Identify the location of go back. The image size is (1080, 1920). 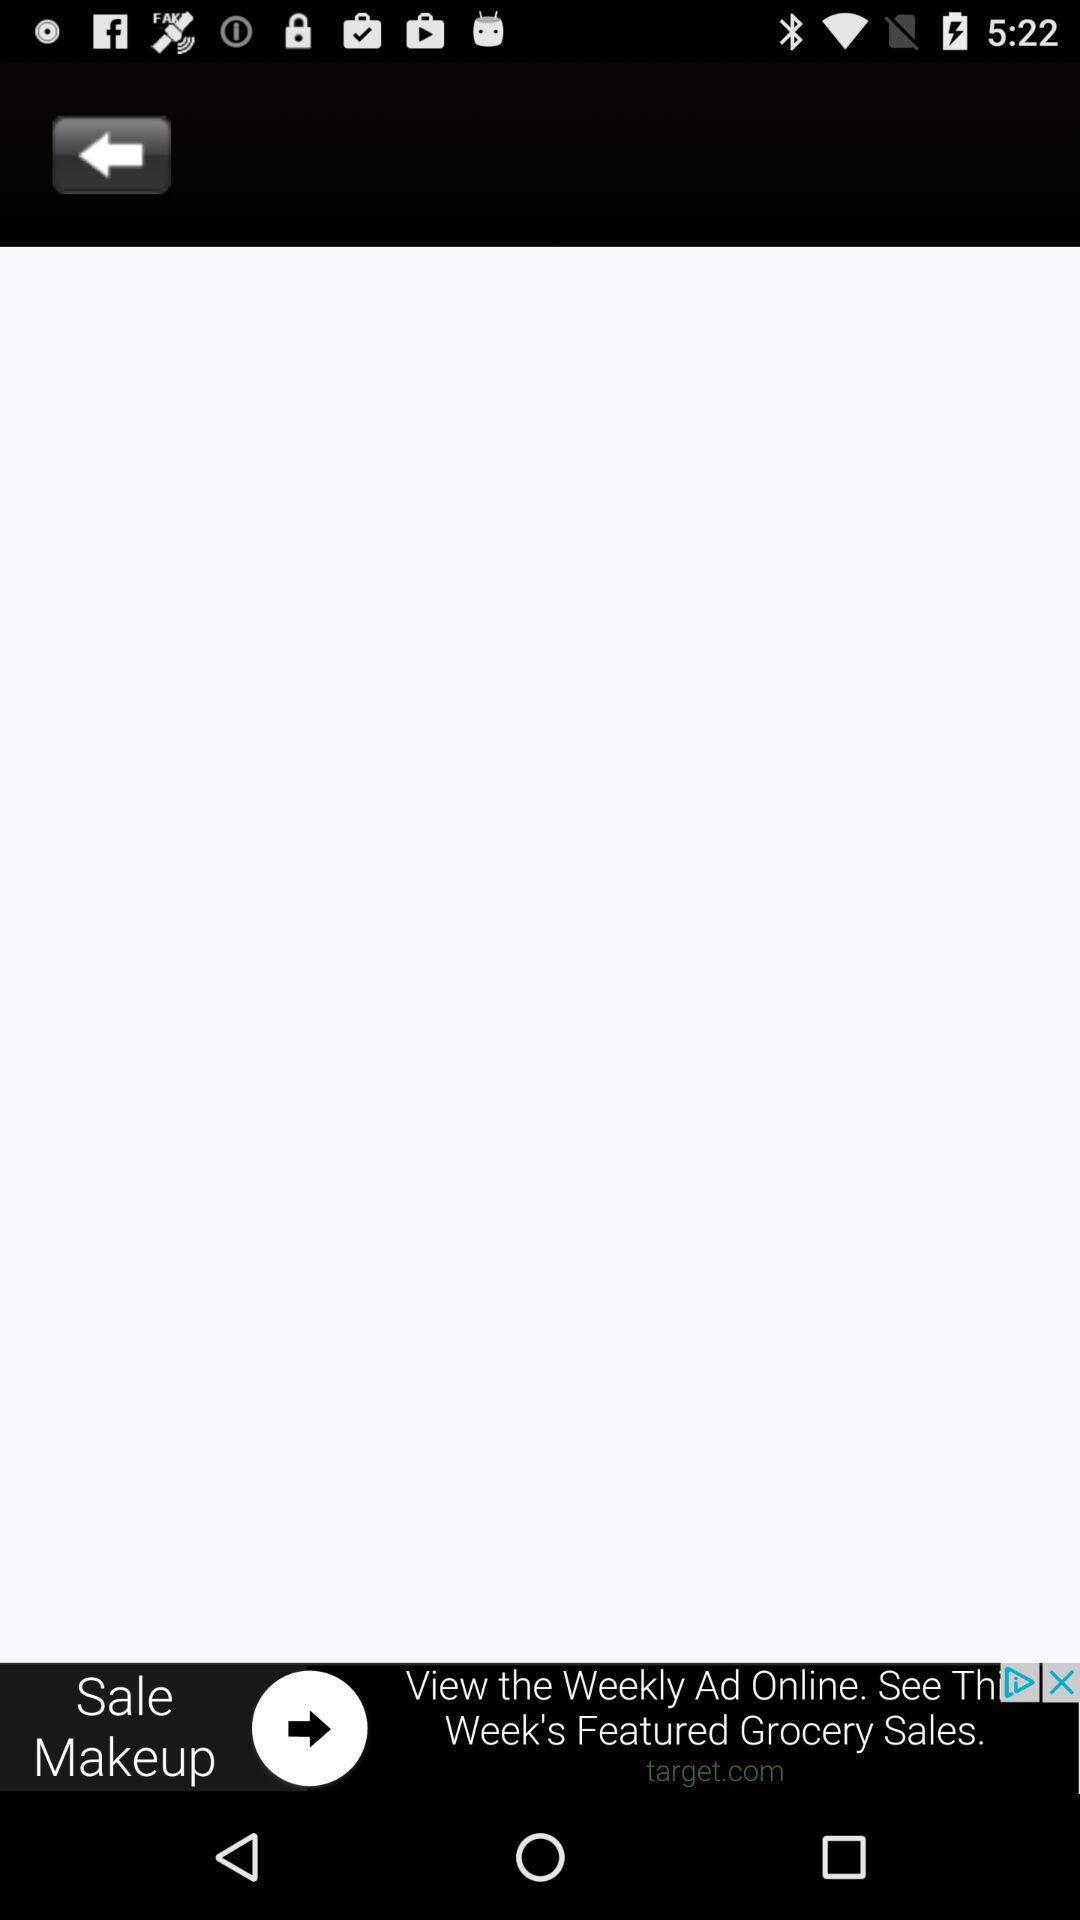
(111, 153).